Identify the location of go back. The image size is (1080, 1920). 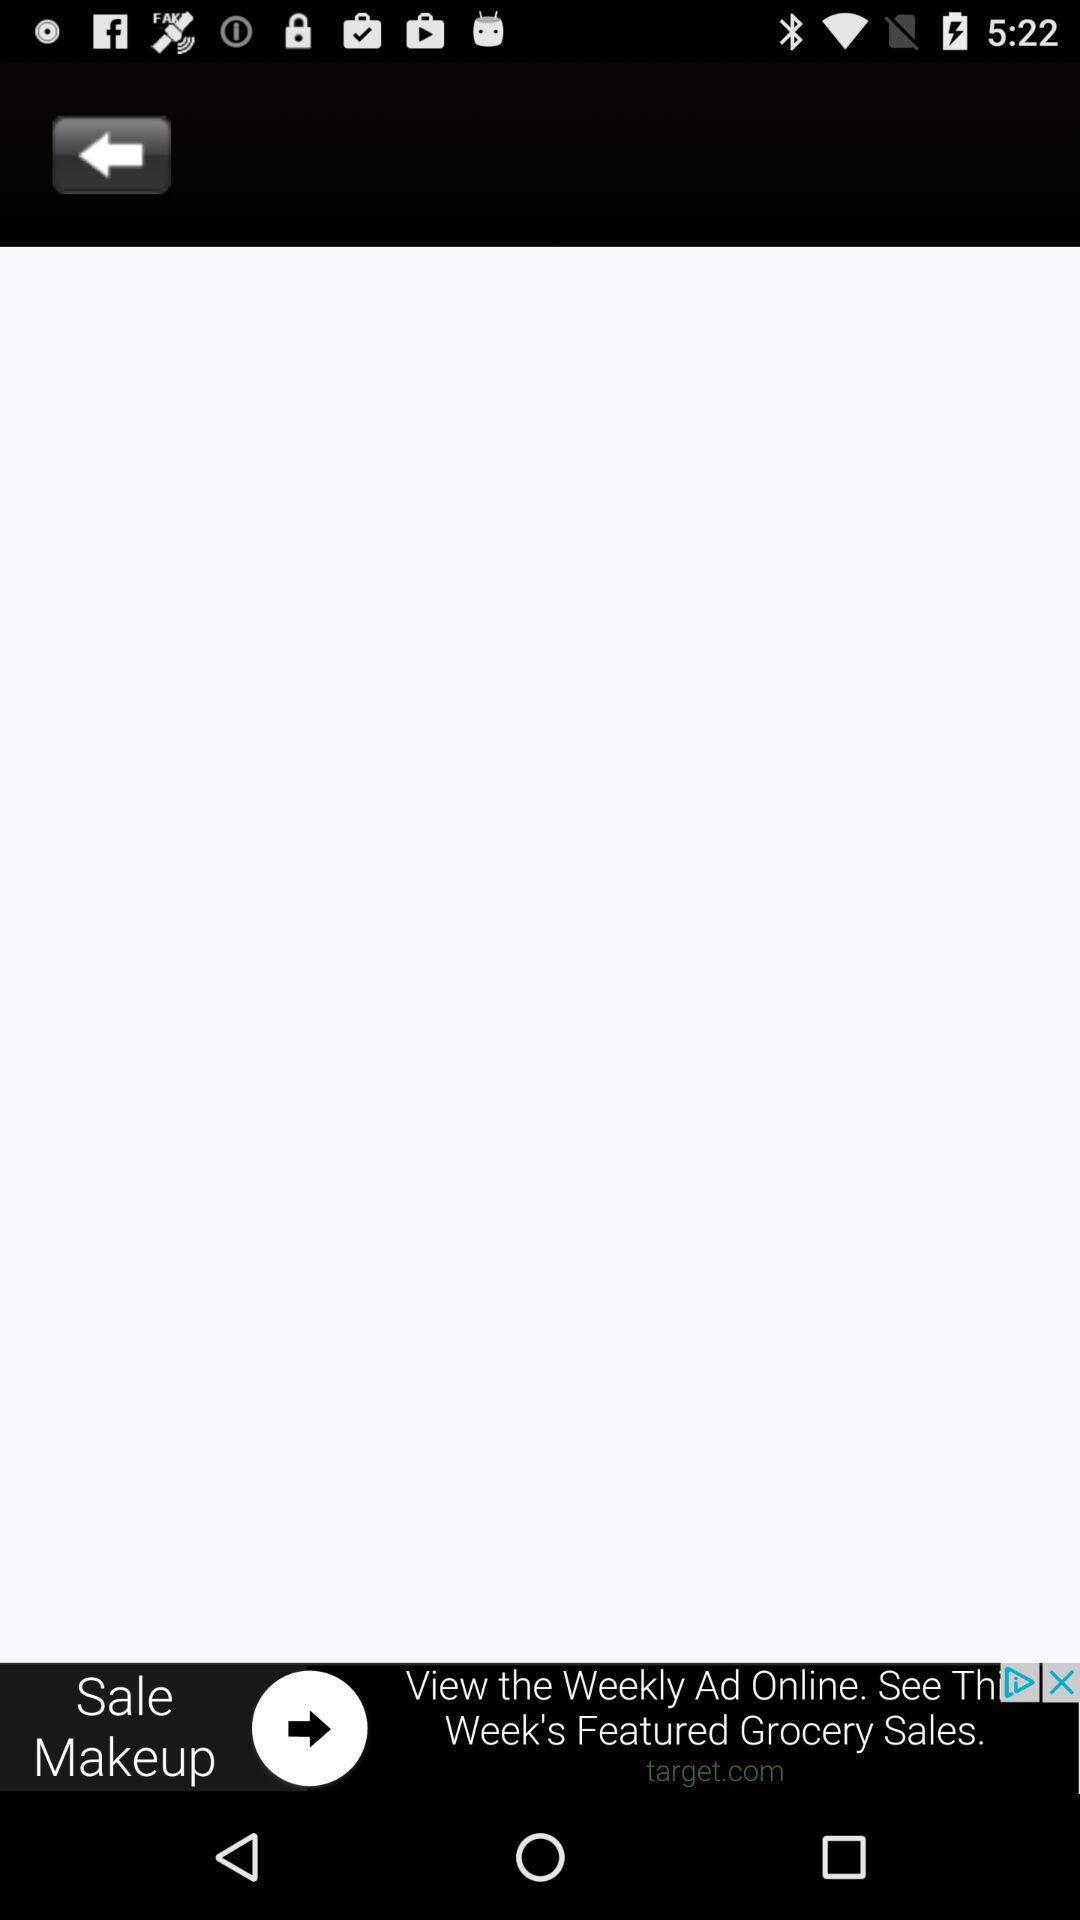
(111, 153).